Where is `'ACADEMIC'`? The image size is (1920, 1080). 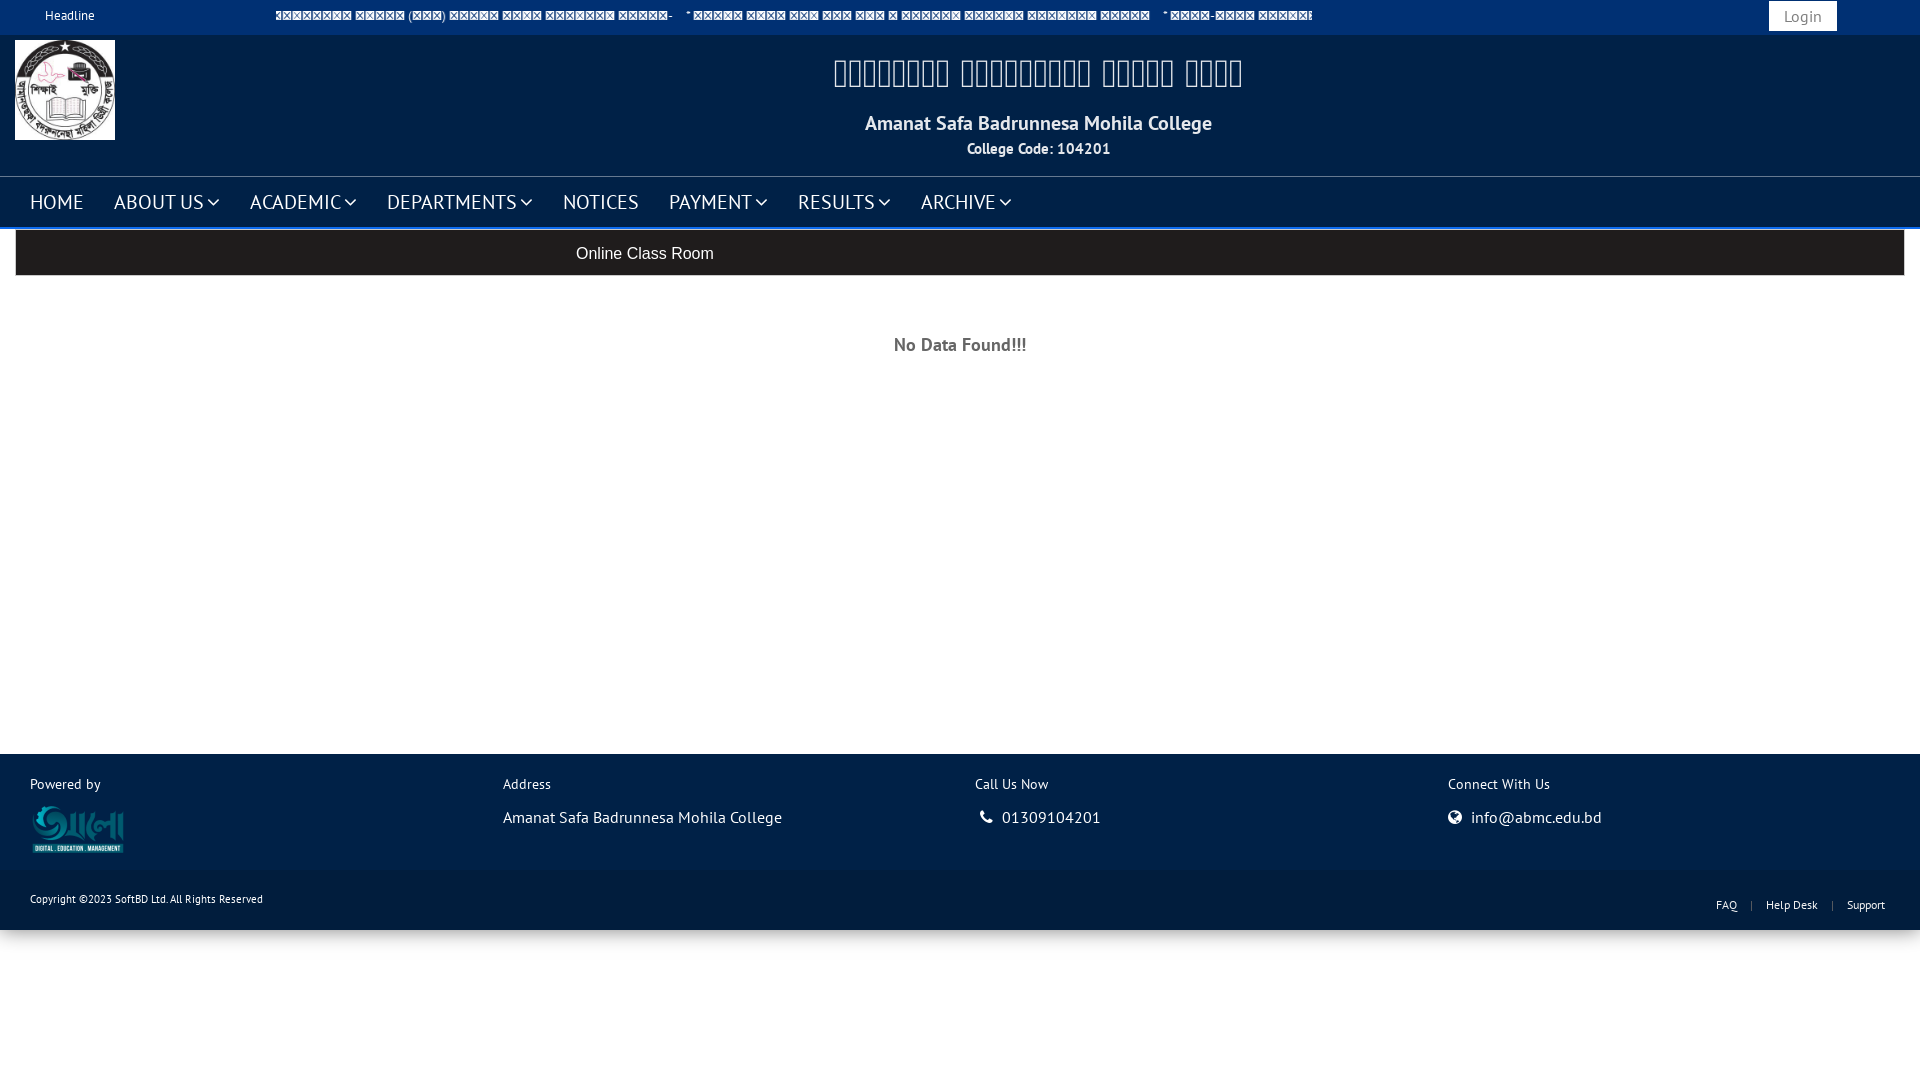
'ACADEMIC' is located at coordinates (302, 200).